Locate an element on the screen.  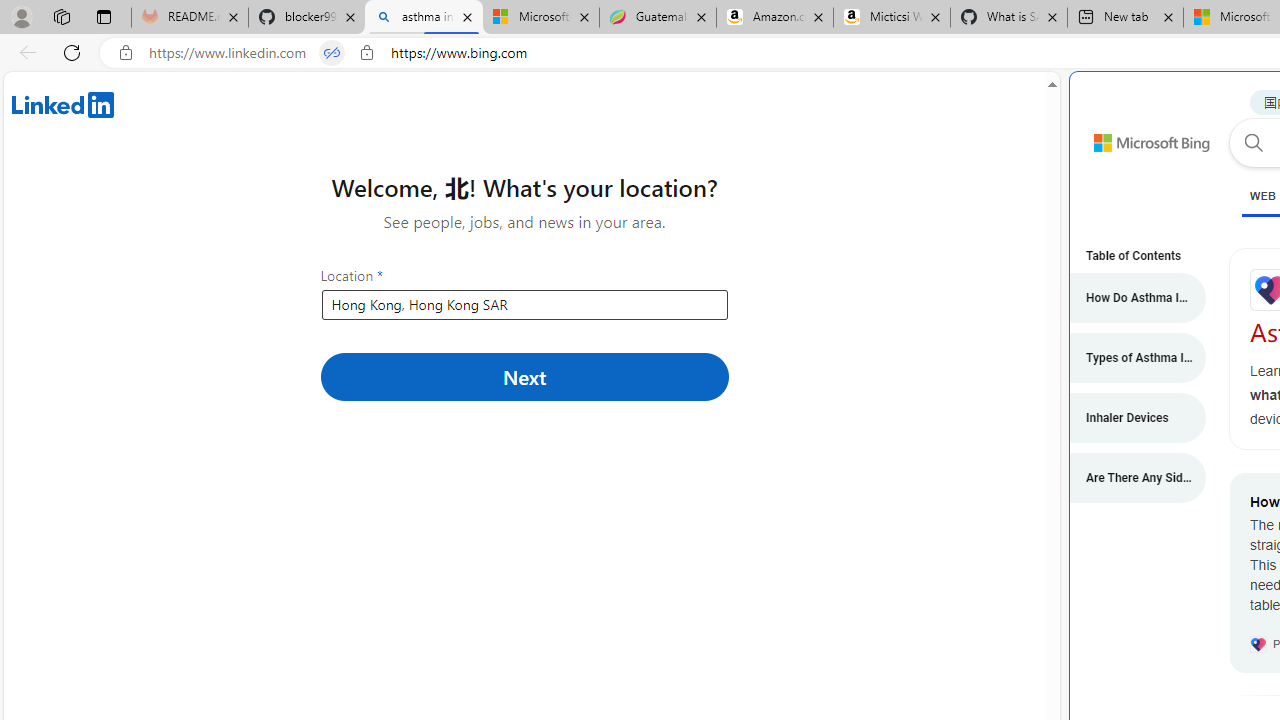
'How Do Asthma Inhalers Work?' is located at coordinates (1127, 298).